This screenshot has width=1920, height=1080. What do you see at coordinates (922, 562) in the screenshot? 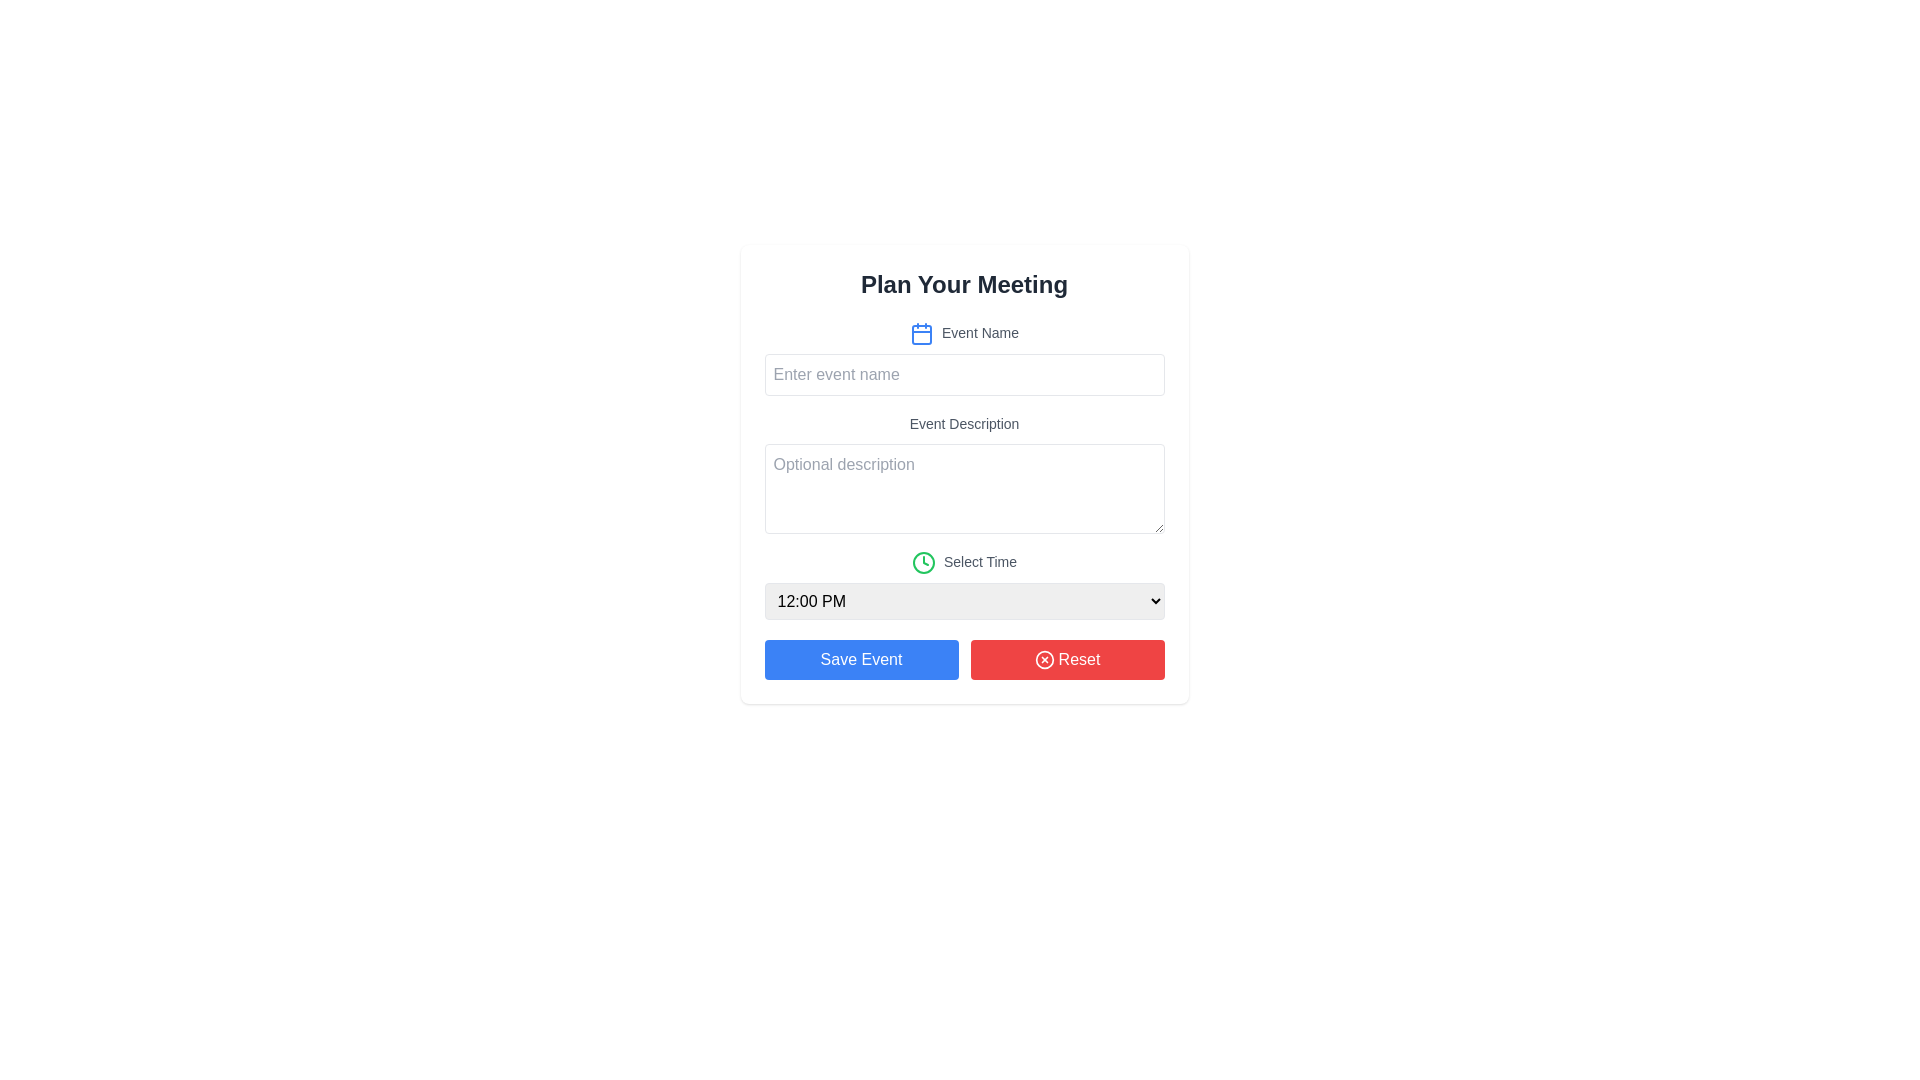
I see `the green clock icon located in the 'Select Time' section, which precedes the text label 'Select Time.'` at bounding box center [922, 562].